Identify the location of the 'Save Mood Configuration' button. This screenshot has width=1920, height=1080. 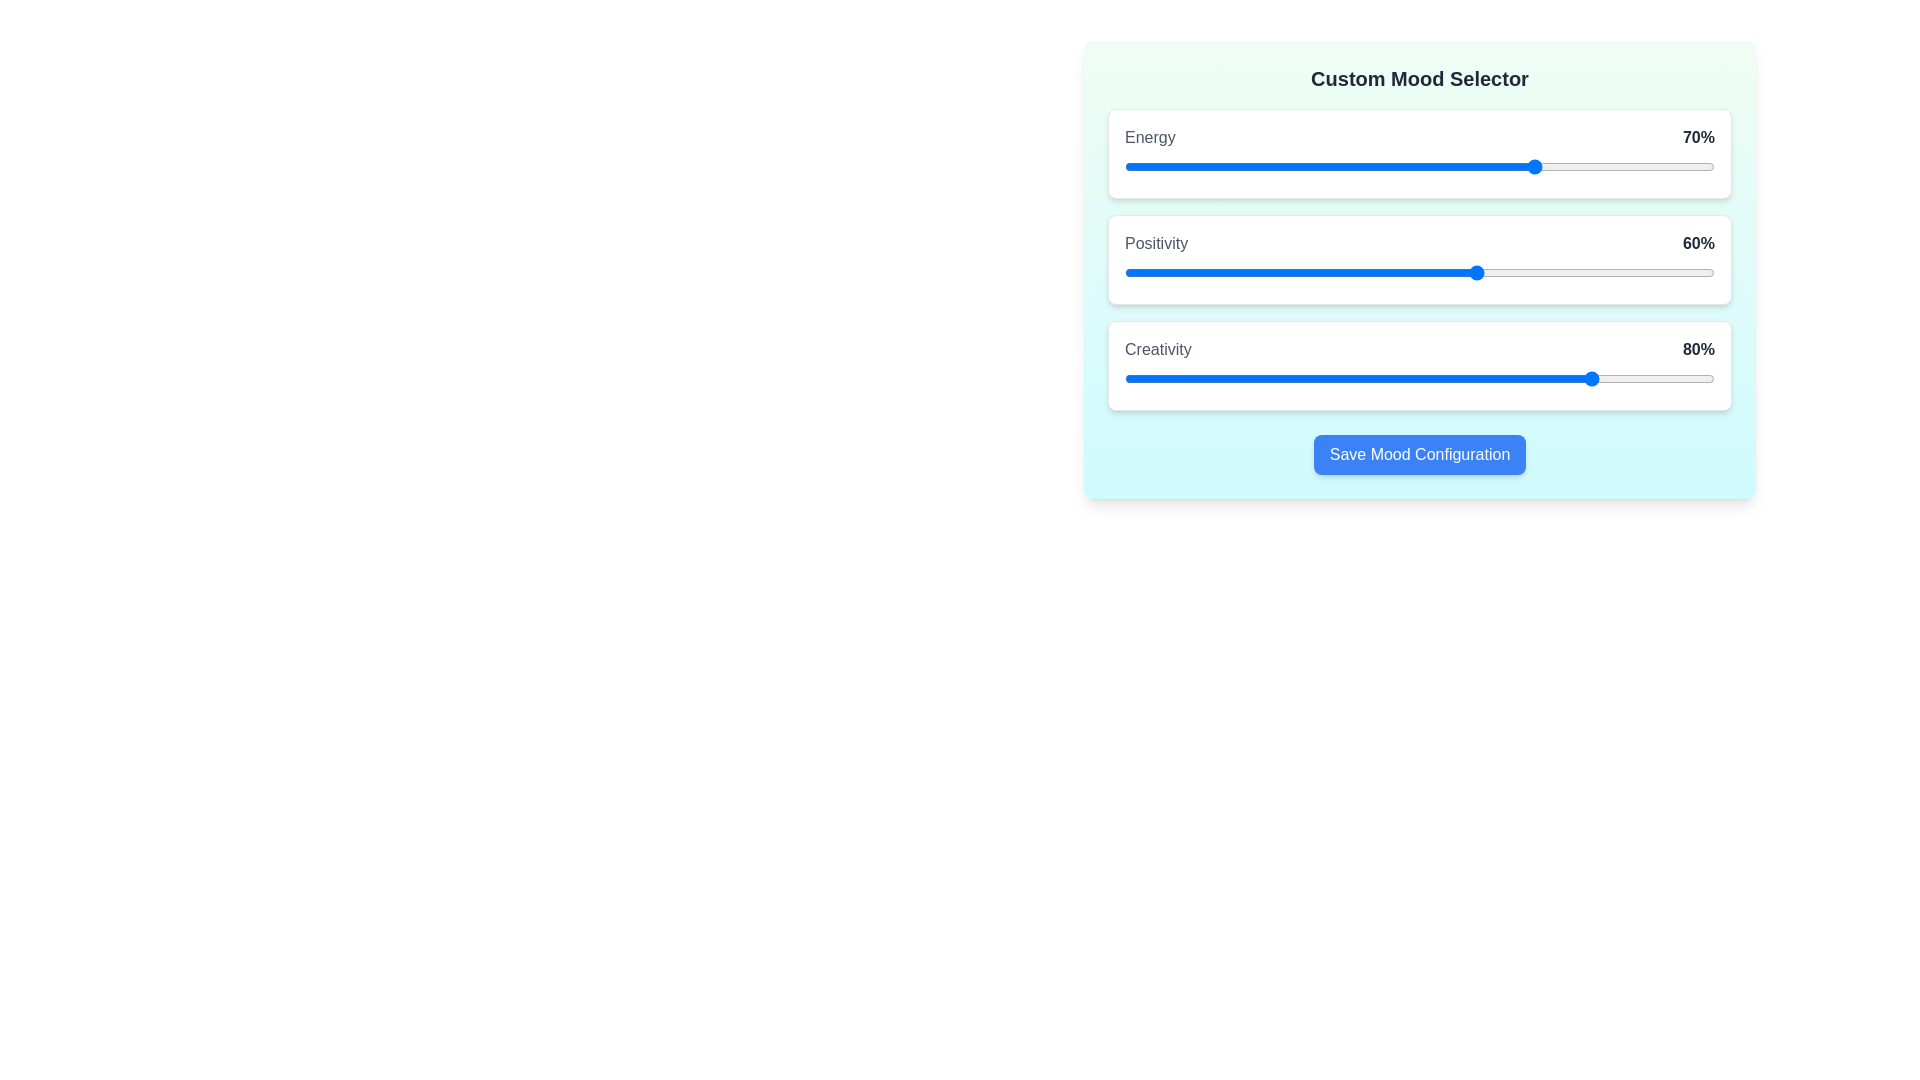
(1419, 455).